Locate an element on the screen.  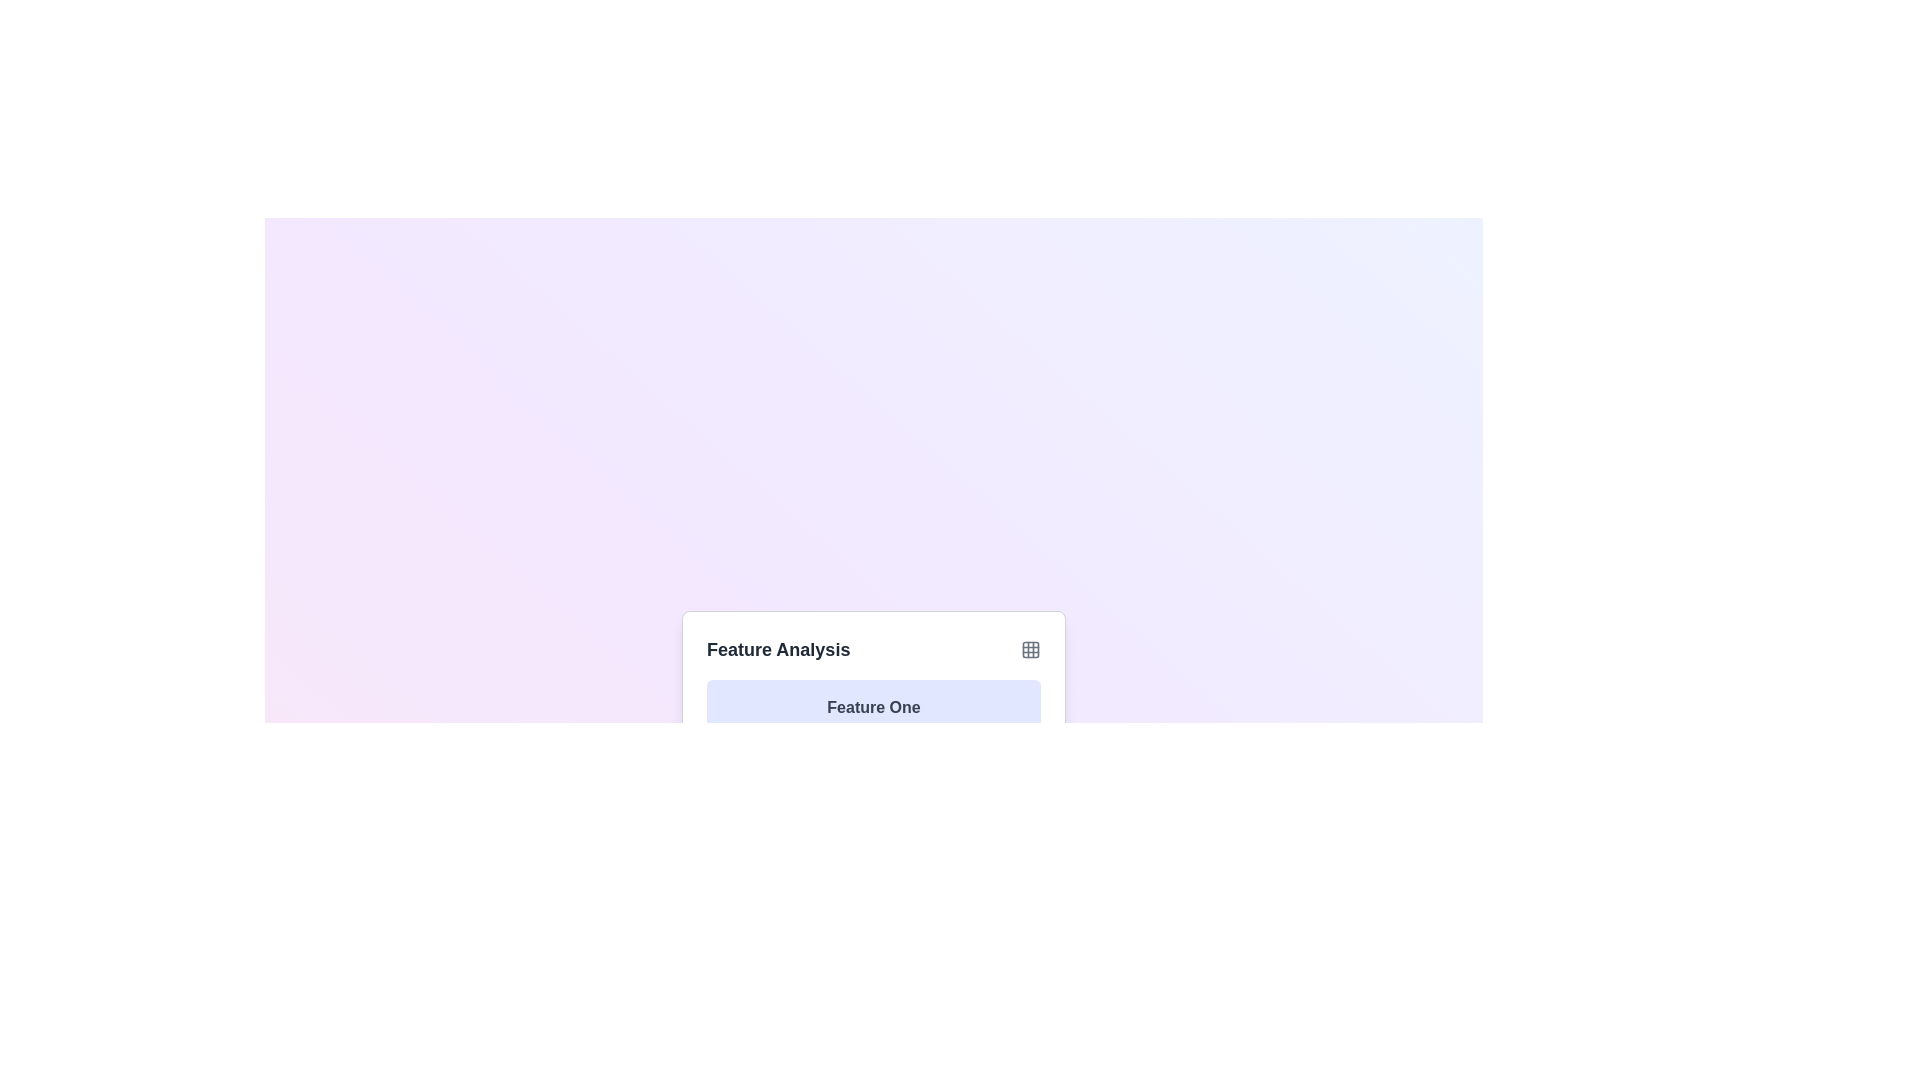
the text label displaying 'Feature One' in bold, dark gray font located below the heading 'Feature Analysis' is located at coordinates (873, 707).